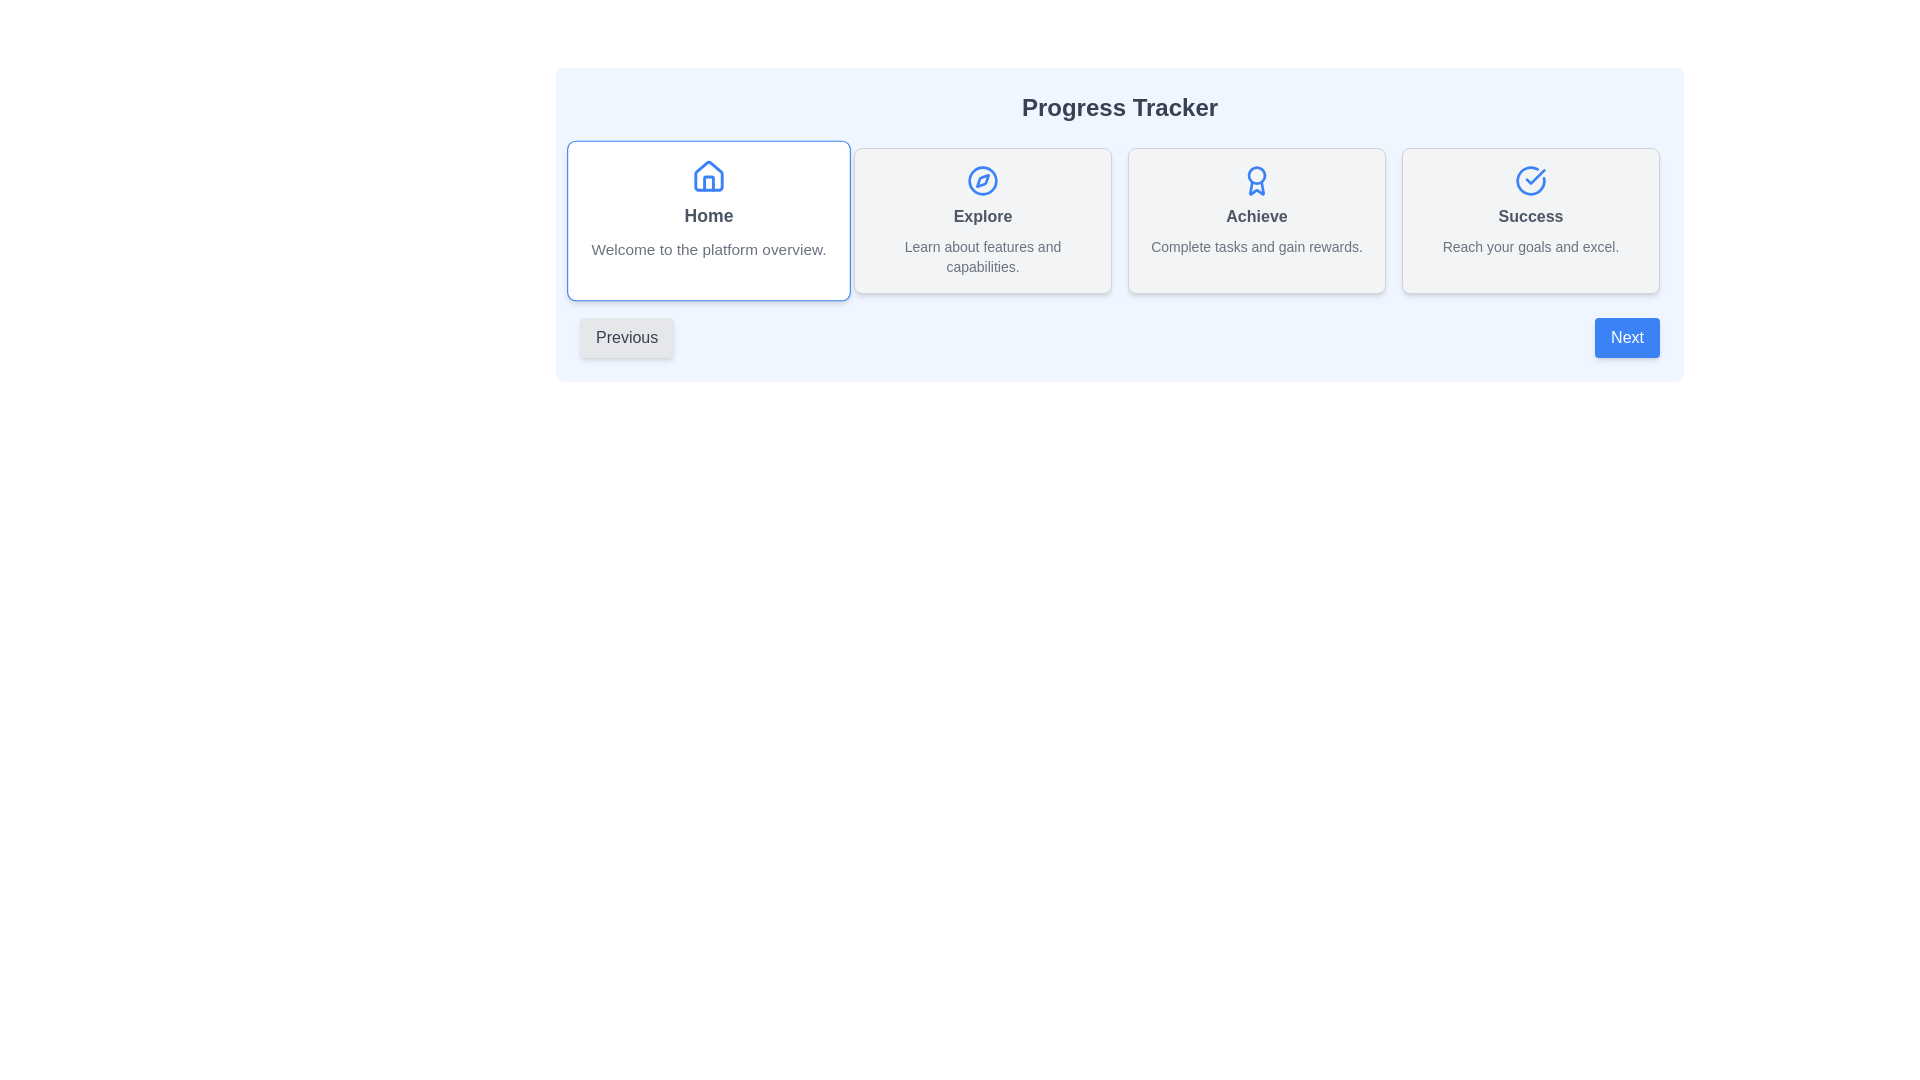 This screenshot has width=1920, height=1080. I want to click on text label displaying 'Welcome to the platform overview.' which is styled in gray and located below the bolded text 'Home', so click(709, 248).